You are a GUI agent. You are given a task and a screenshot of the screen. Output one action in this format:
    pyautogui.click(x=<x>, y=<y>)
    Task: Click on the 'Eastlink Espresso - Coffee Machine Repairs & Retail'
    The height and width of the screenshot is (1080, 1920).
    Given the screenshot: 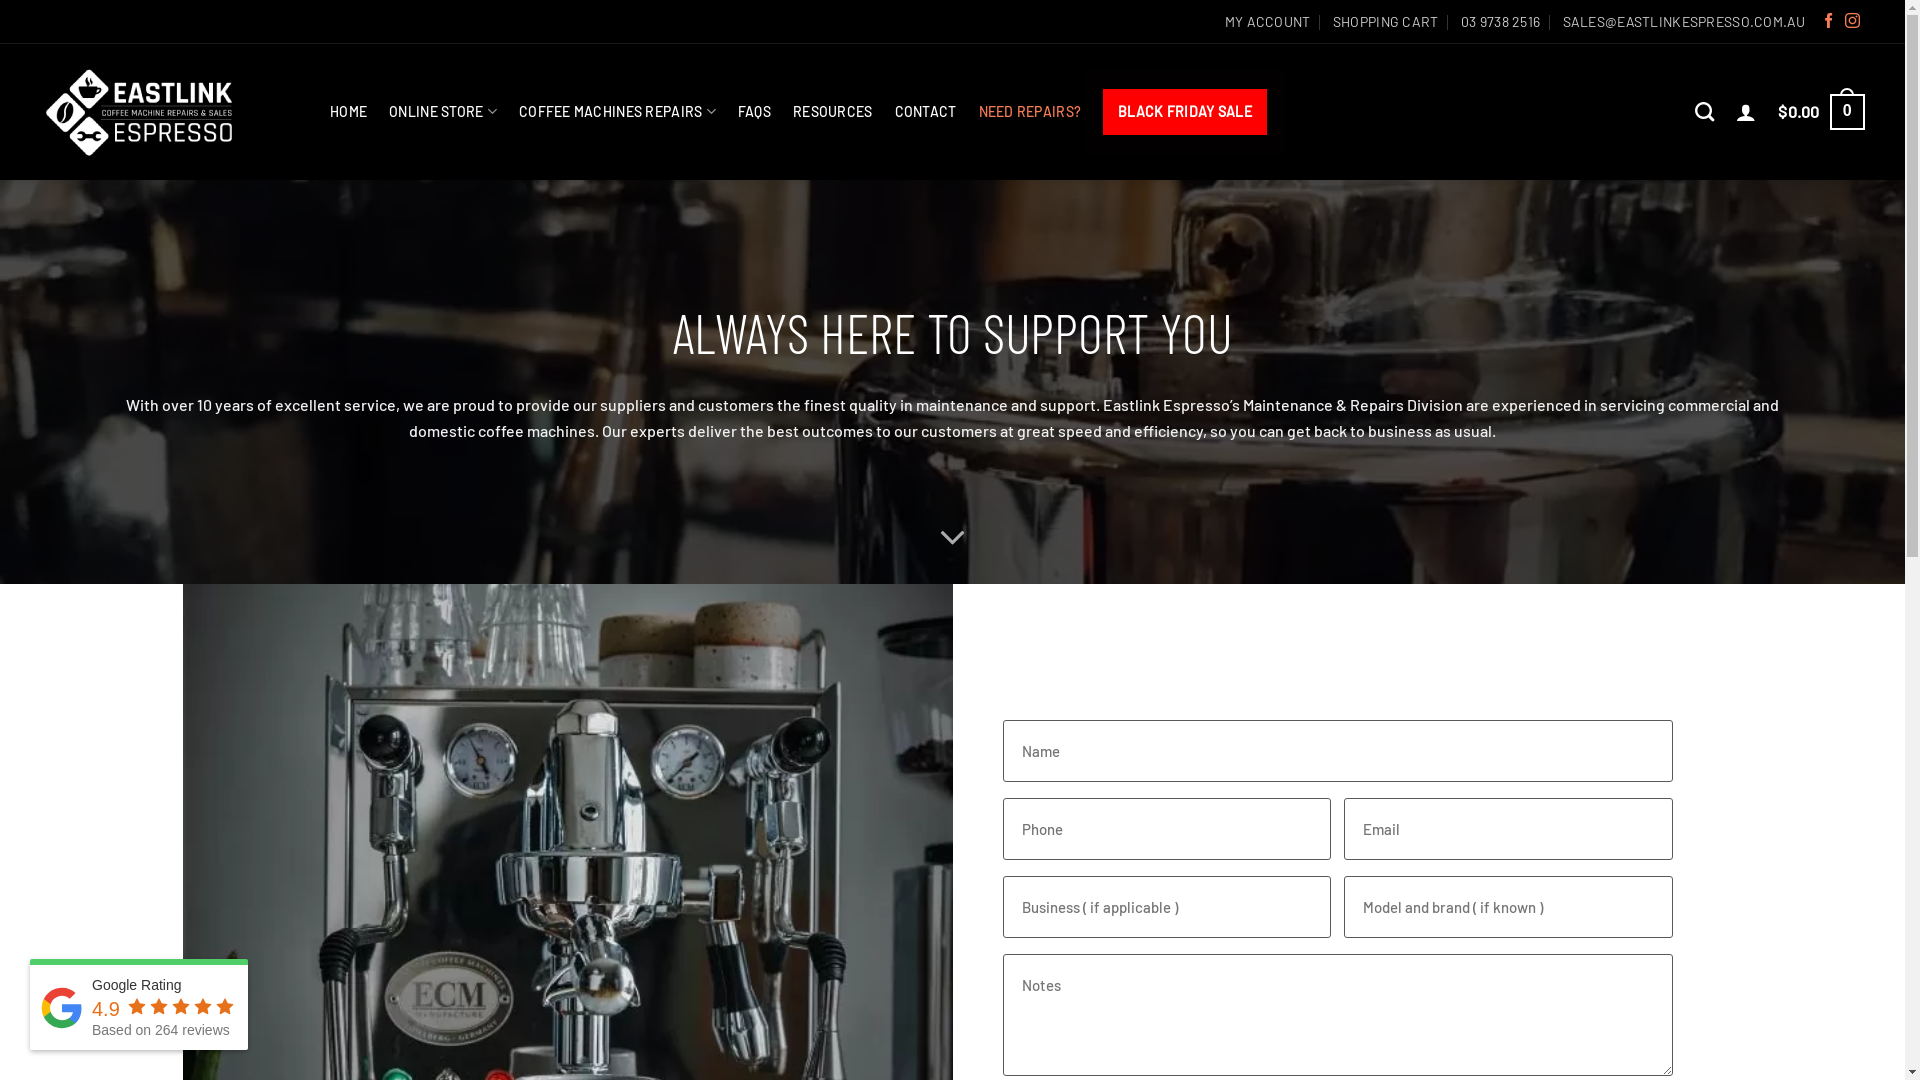 What is the action you would take?
    pyautogui.click(x=138, y=112)
    